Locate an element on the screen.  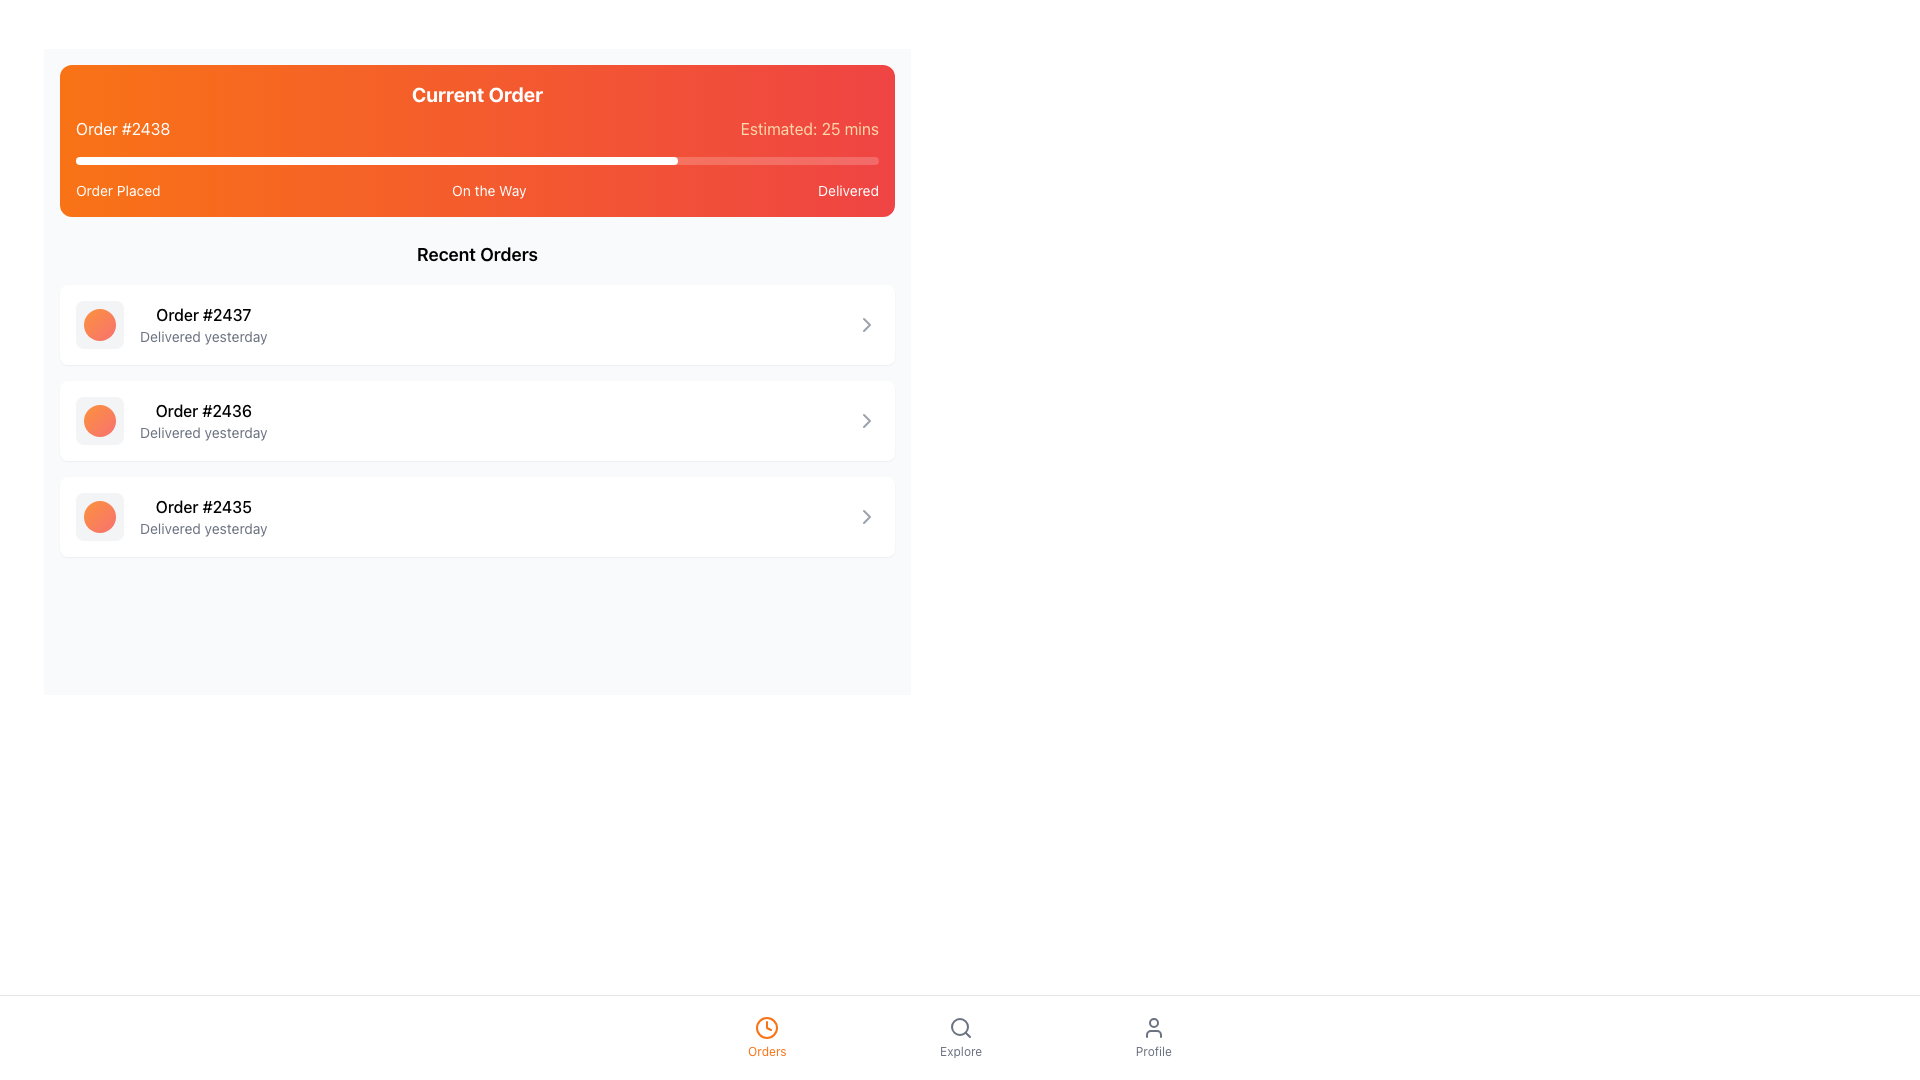
the Text Label that indicates the content and purpose of the section below related to the user's current order details, positioned at the top of the section is located at coordinates (476, 95).